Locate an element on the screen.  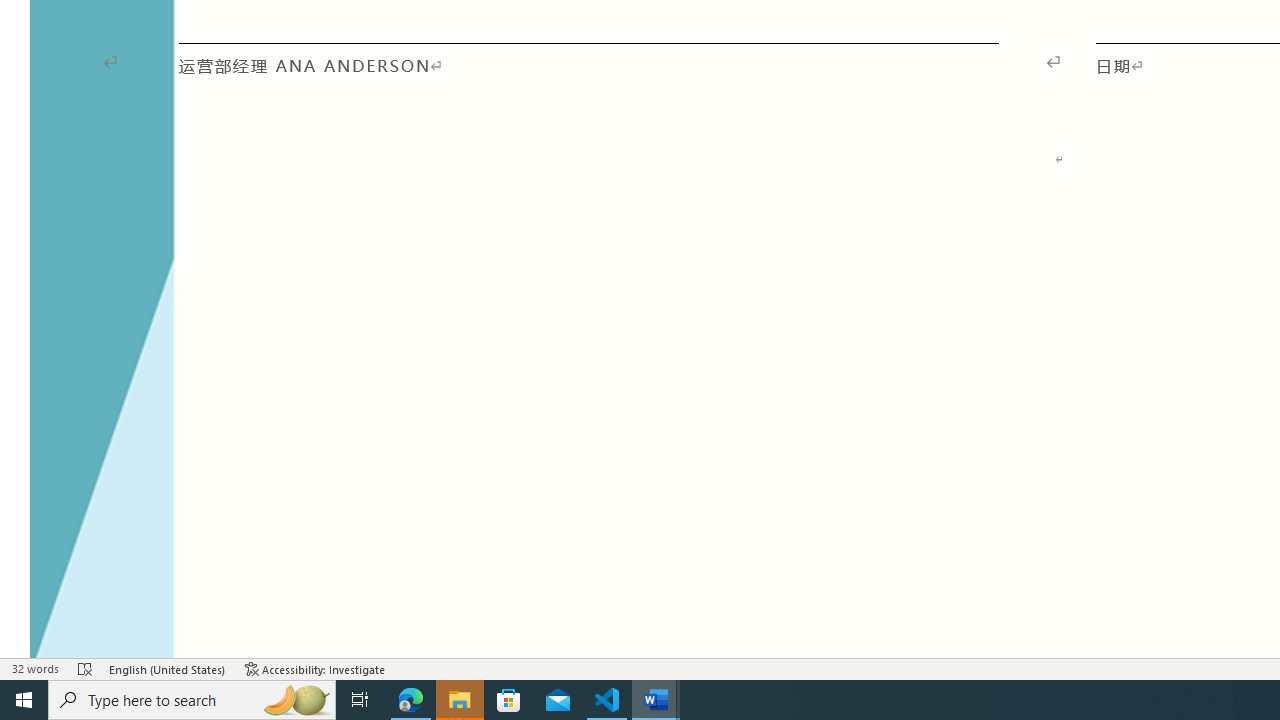
'Word Count 32 words' is located at coordinates (35, 669).